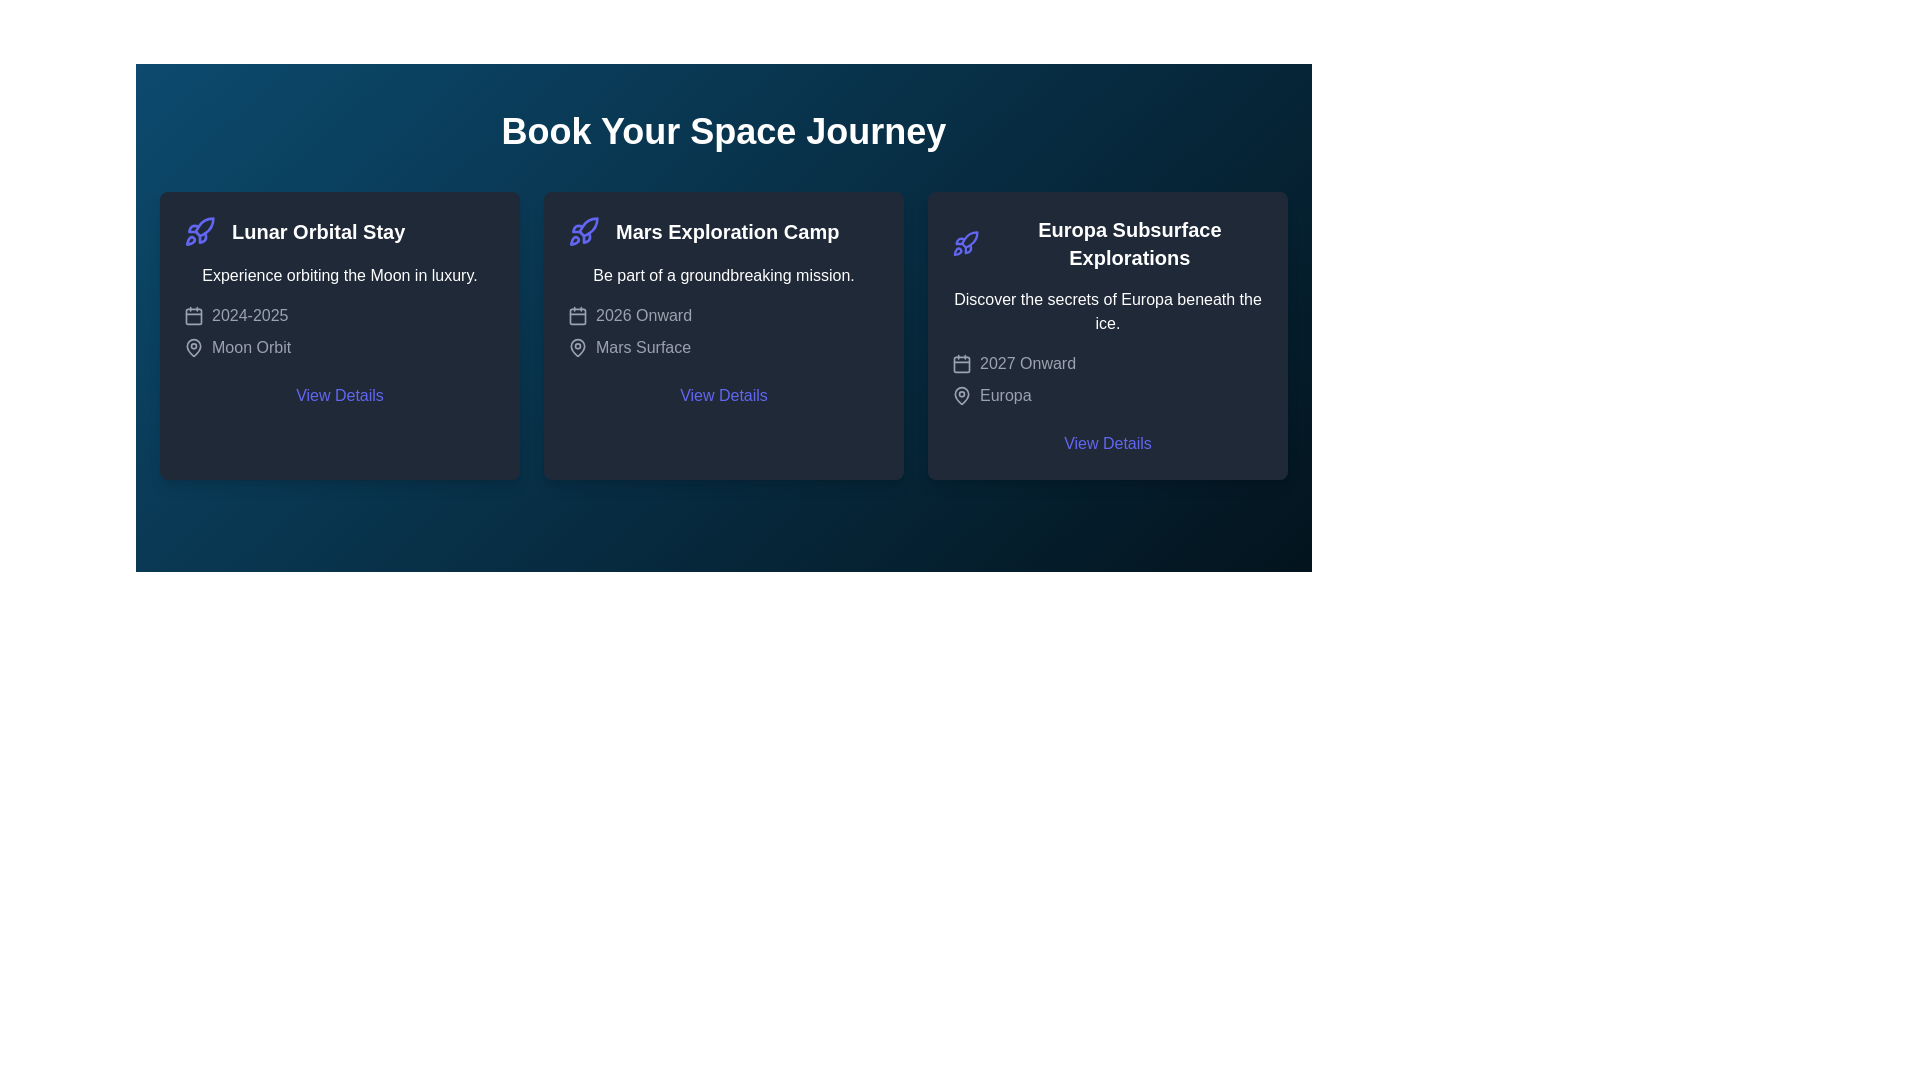 The width and height of the screenshot is (1920, 1080). Describe the element at coordinates (1129, 242) in the screenshot. I see `the bold, large-text label that reads 'Europa Subsurface Explorations', located in the top section of the third card beneath a rocket icon` at that location.